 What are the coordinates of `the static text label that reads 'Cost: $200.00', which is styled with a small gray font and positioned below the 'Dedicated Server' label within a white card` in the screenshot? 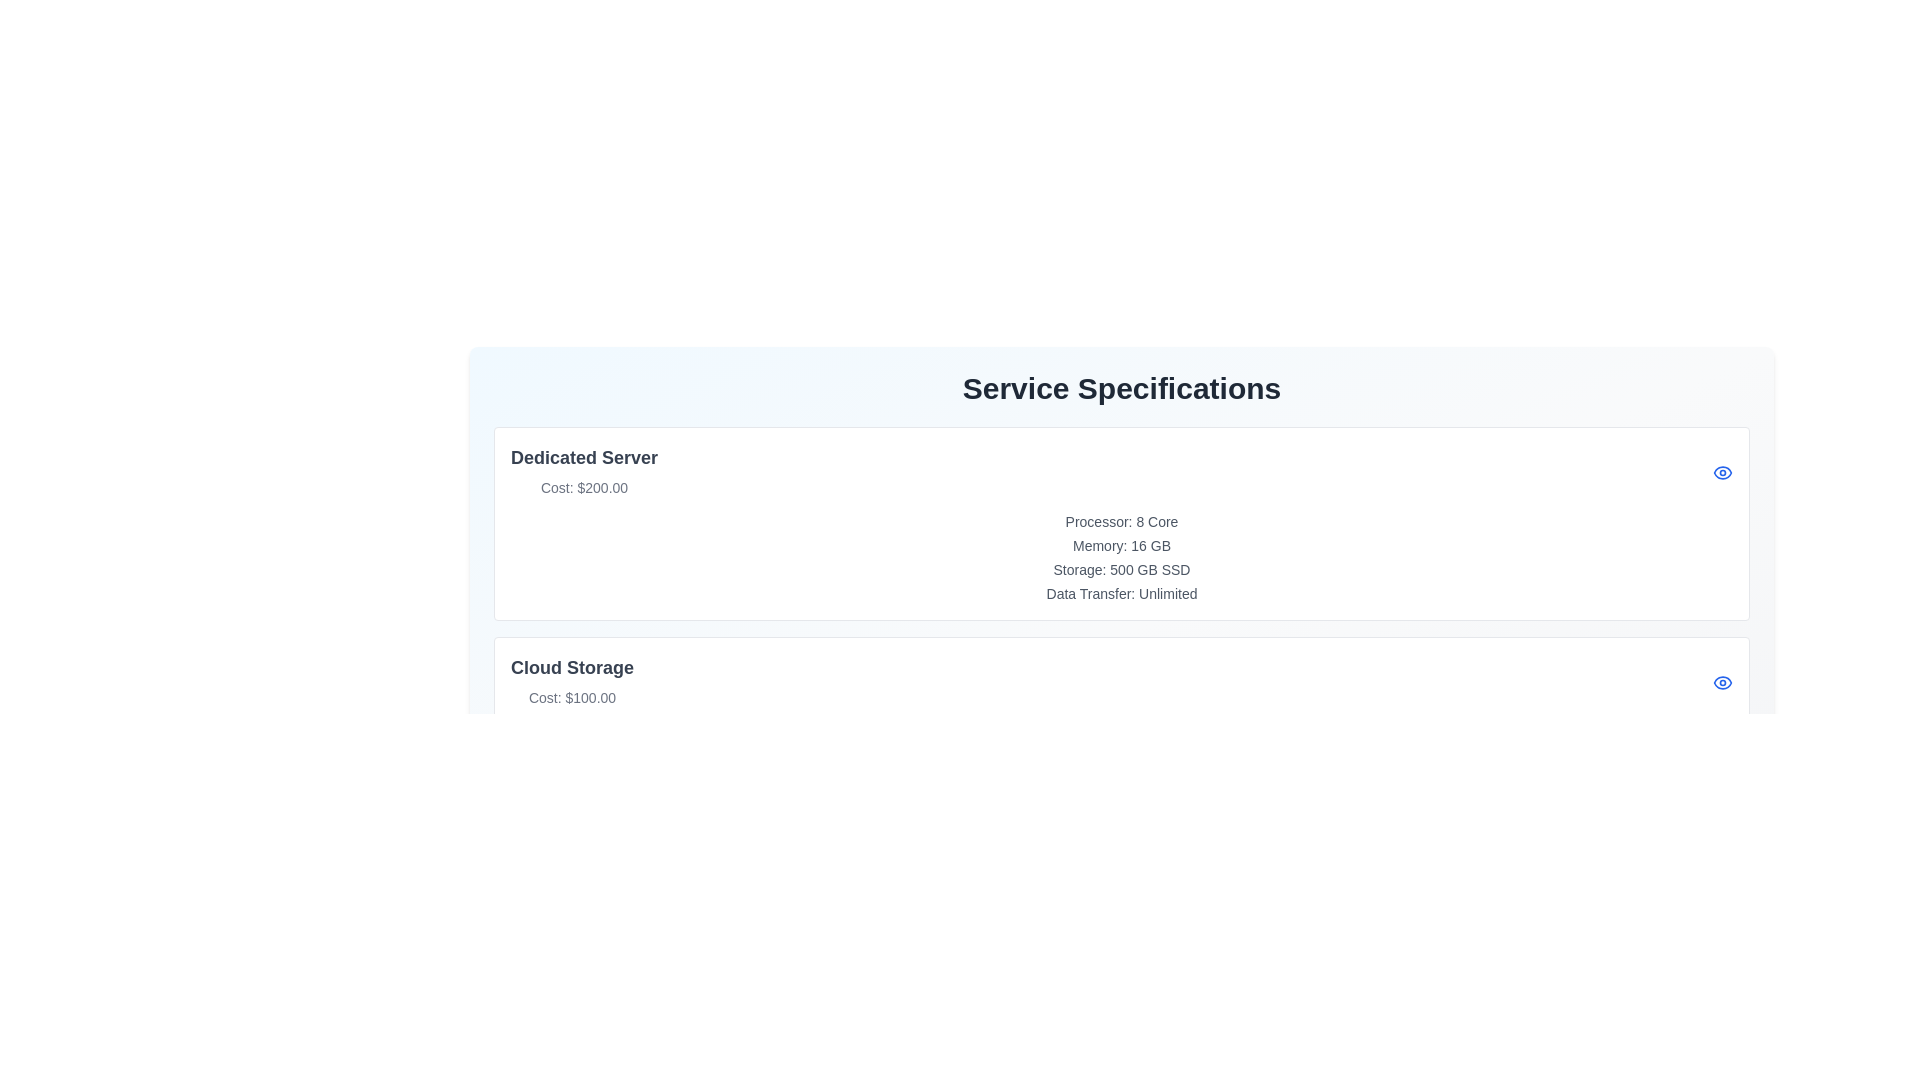 It's located at (583, 488).